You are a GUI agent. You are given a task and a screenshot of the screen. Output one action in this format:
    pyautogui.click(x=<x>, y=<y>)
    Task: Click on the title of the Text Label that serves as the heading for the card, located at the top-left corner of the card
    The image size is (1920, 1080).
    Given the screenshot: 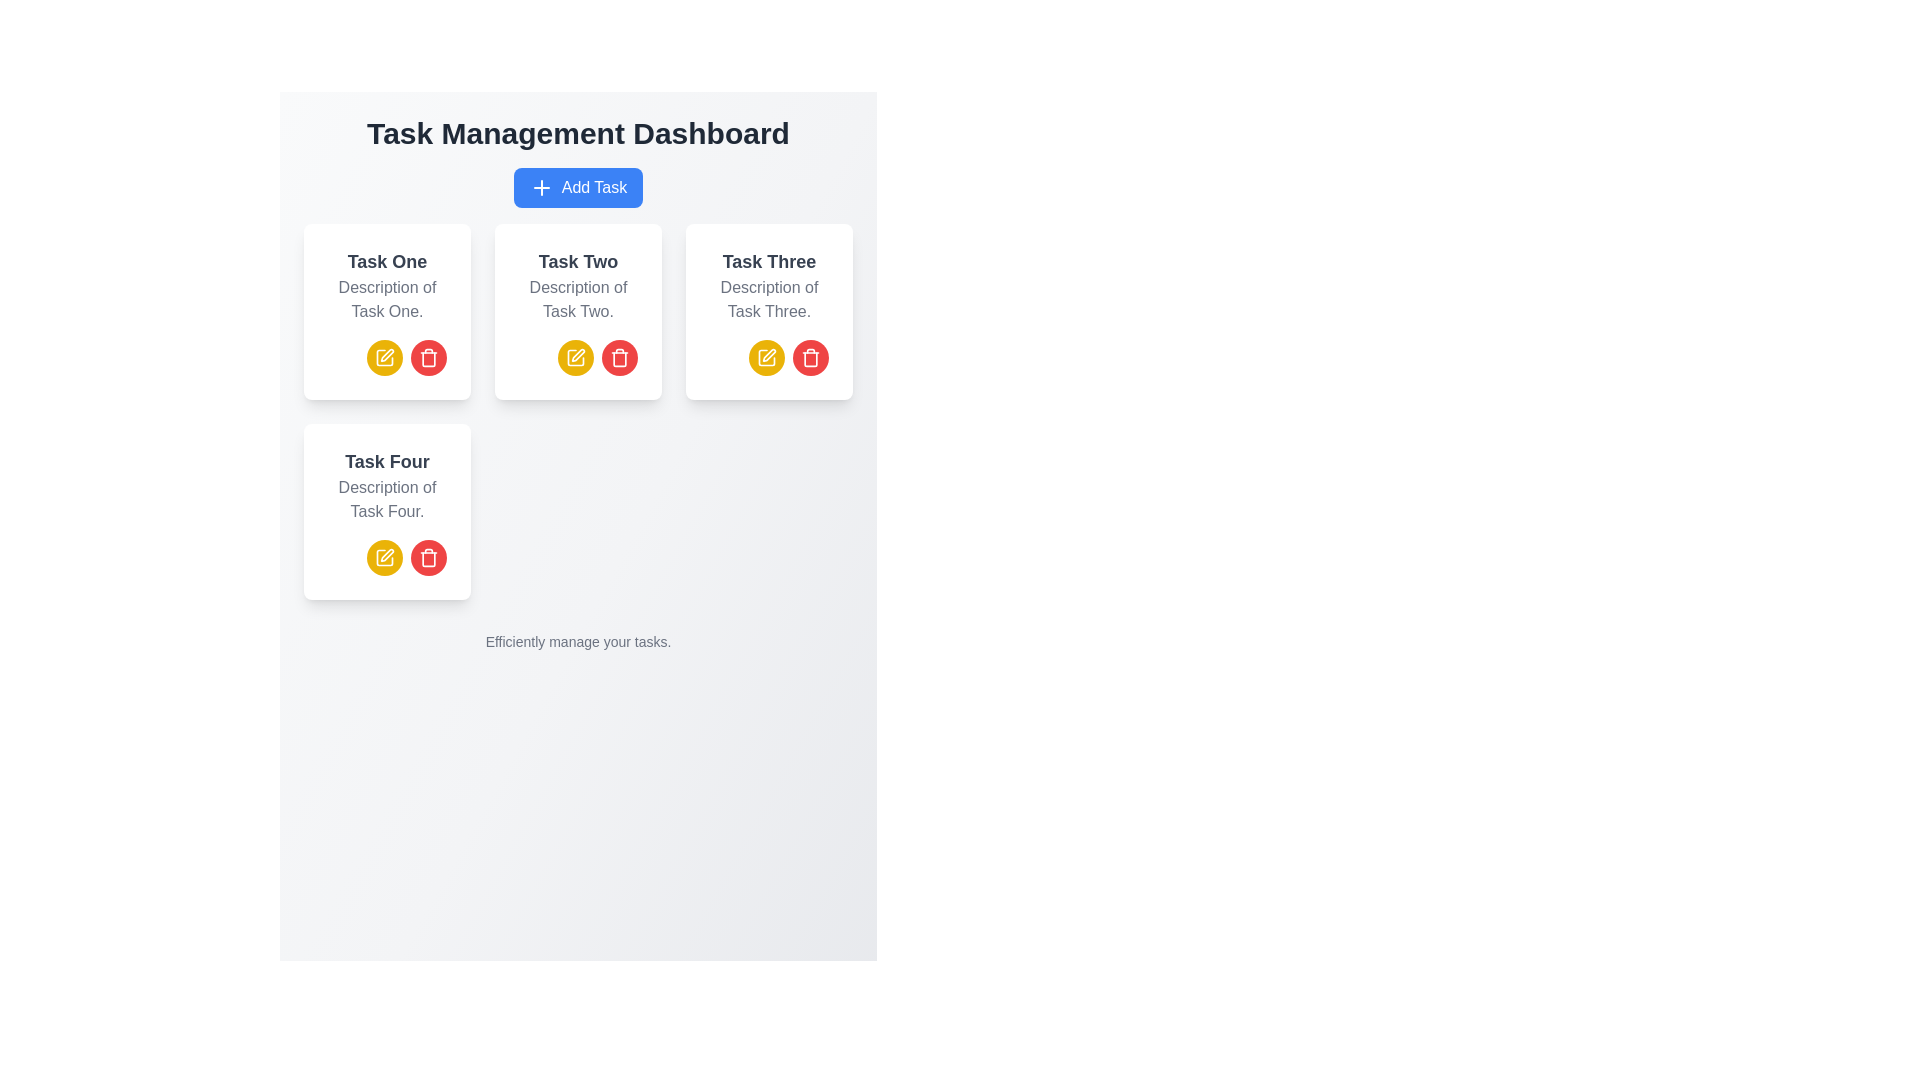 What is the action you would take?
    pyautogui.click(x=387, y=261)
    